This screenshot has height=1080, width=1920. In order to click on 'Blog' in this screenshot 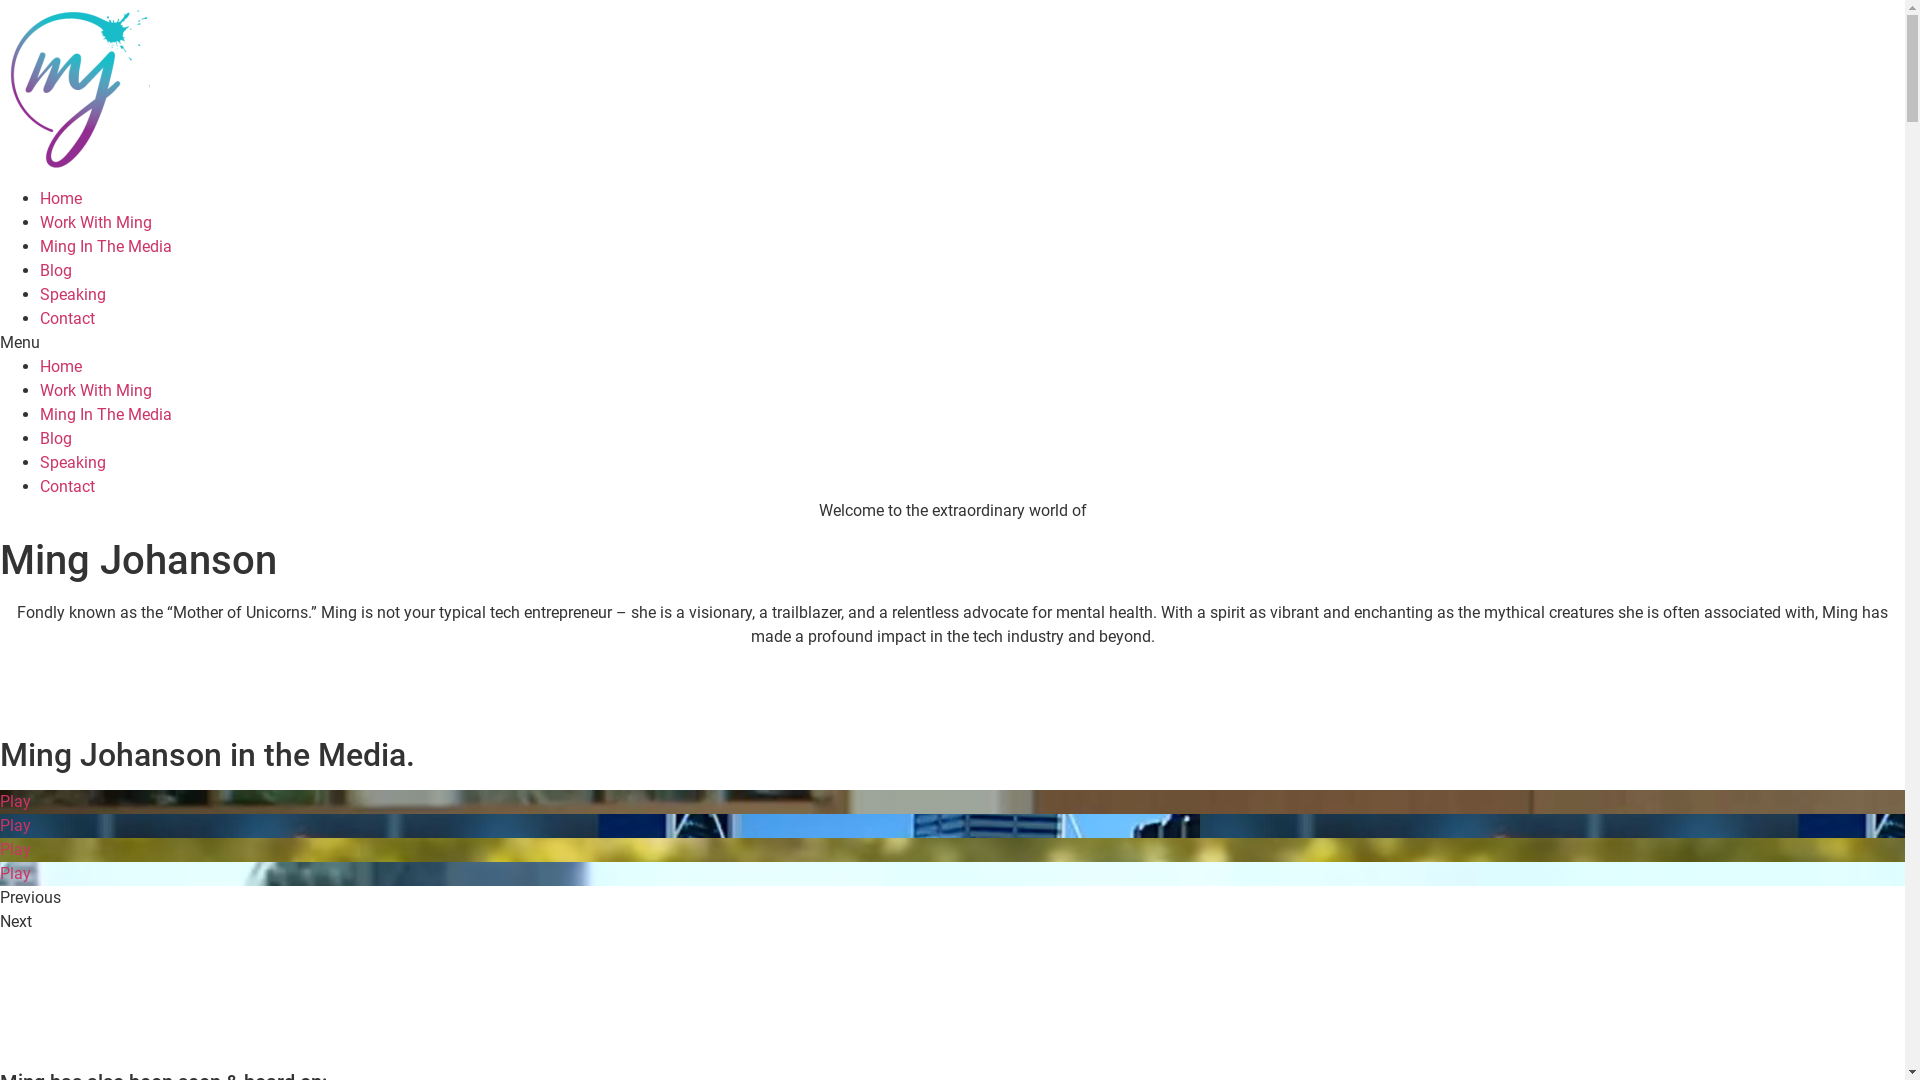, I will do `click(56, 270)`.